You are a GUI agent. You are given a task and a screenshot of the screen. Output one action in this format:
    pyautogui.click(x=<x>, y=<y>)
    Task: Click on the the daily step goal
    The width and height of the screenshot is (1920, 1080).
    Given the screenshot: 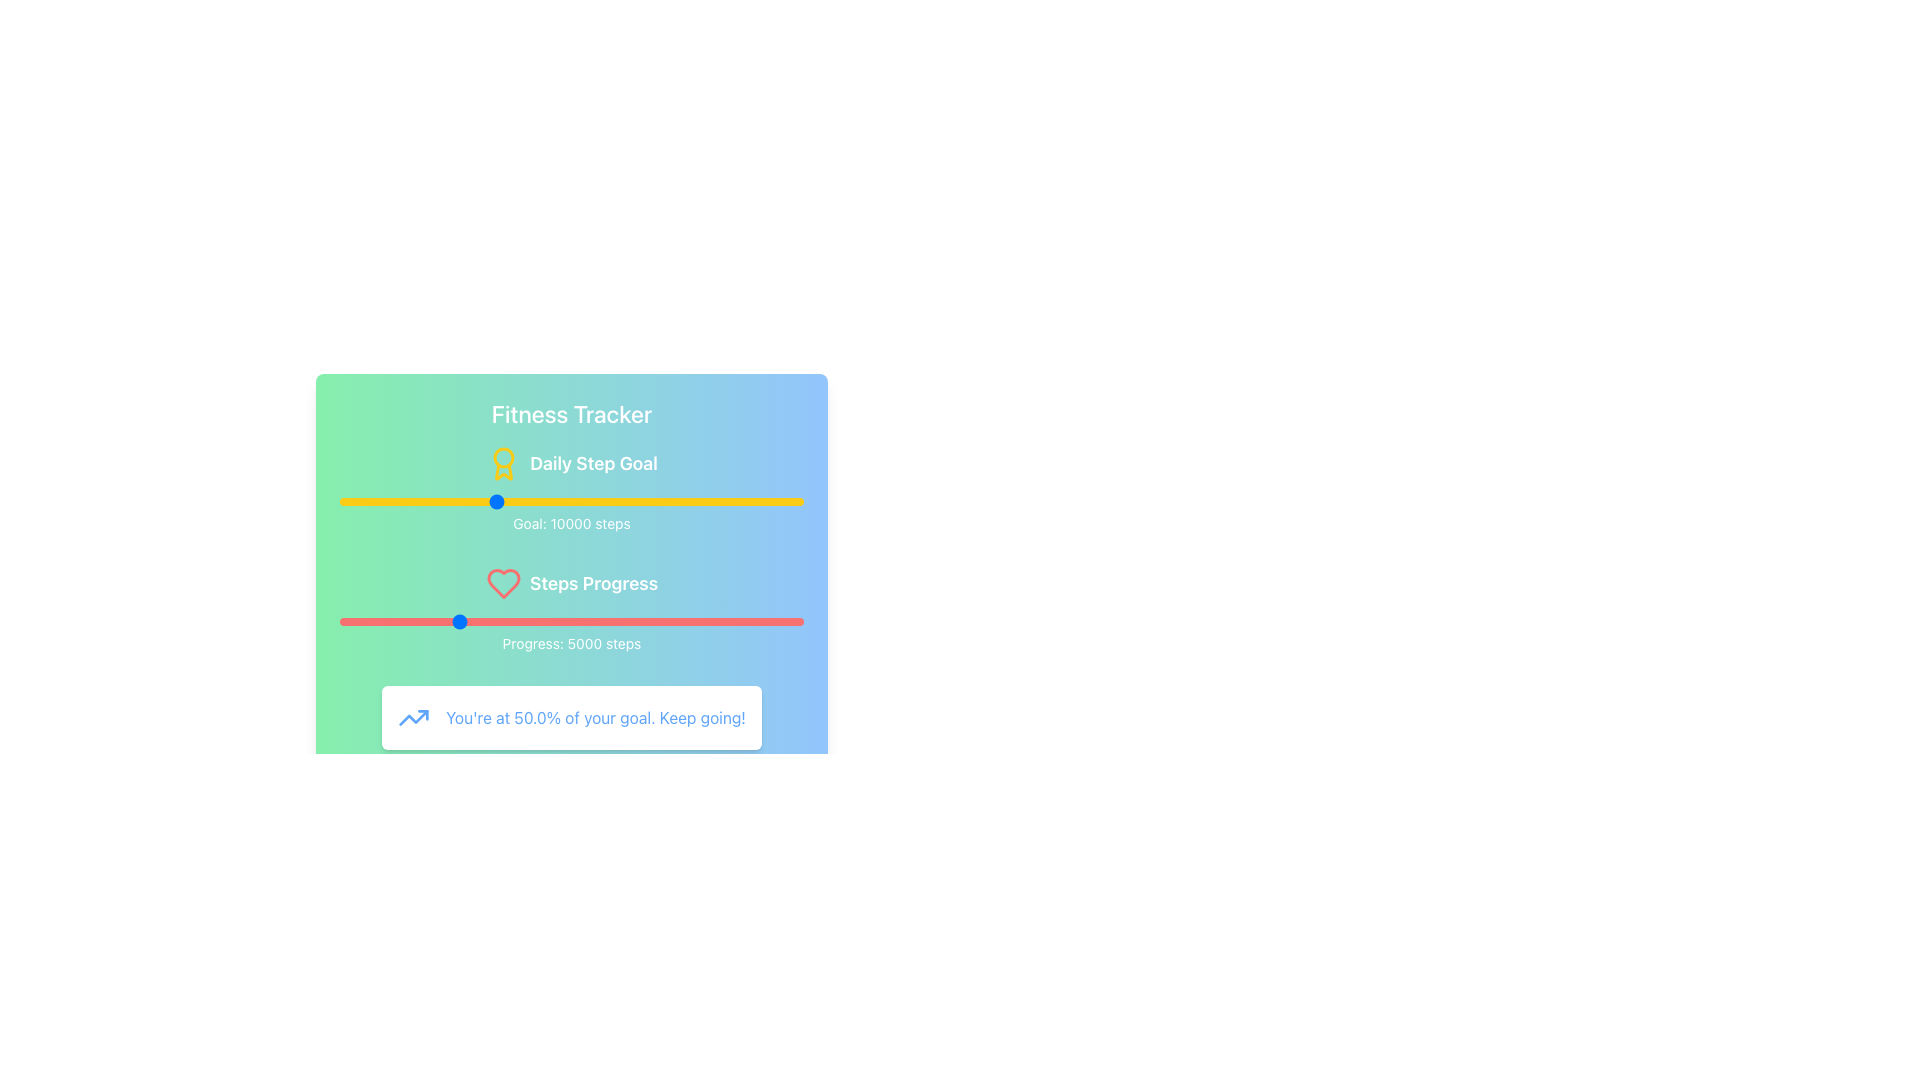 What is the action you would take?
    pyautogui.click(x=747, y=500)
    